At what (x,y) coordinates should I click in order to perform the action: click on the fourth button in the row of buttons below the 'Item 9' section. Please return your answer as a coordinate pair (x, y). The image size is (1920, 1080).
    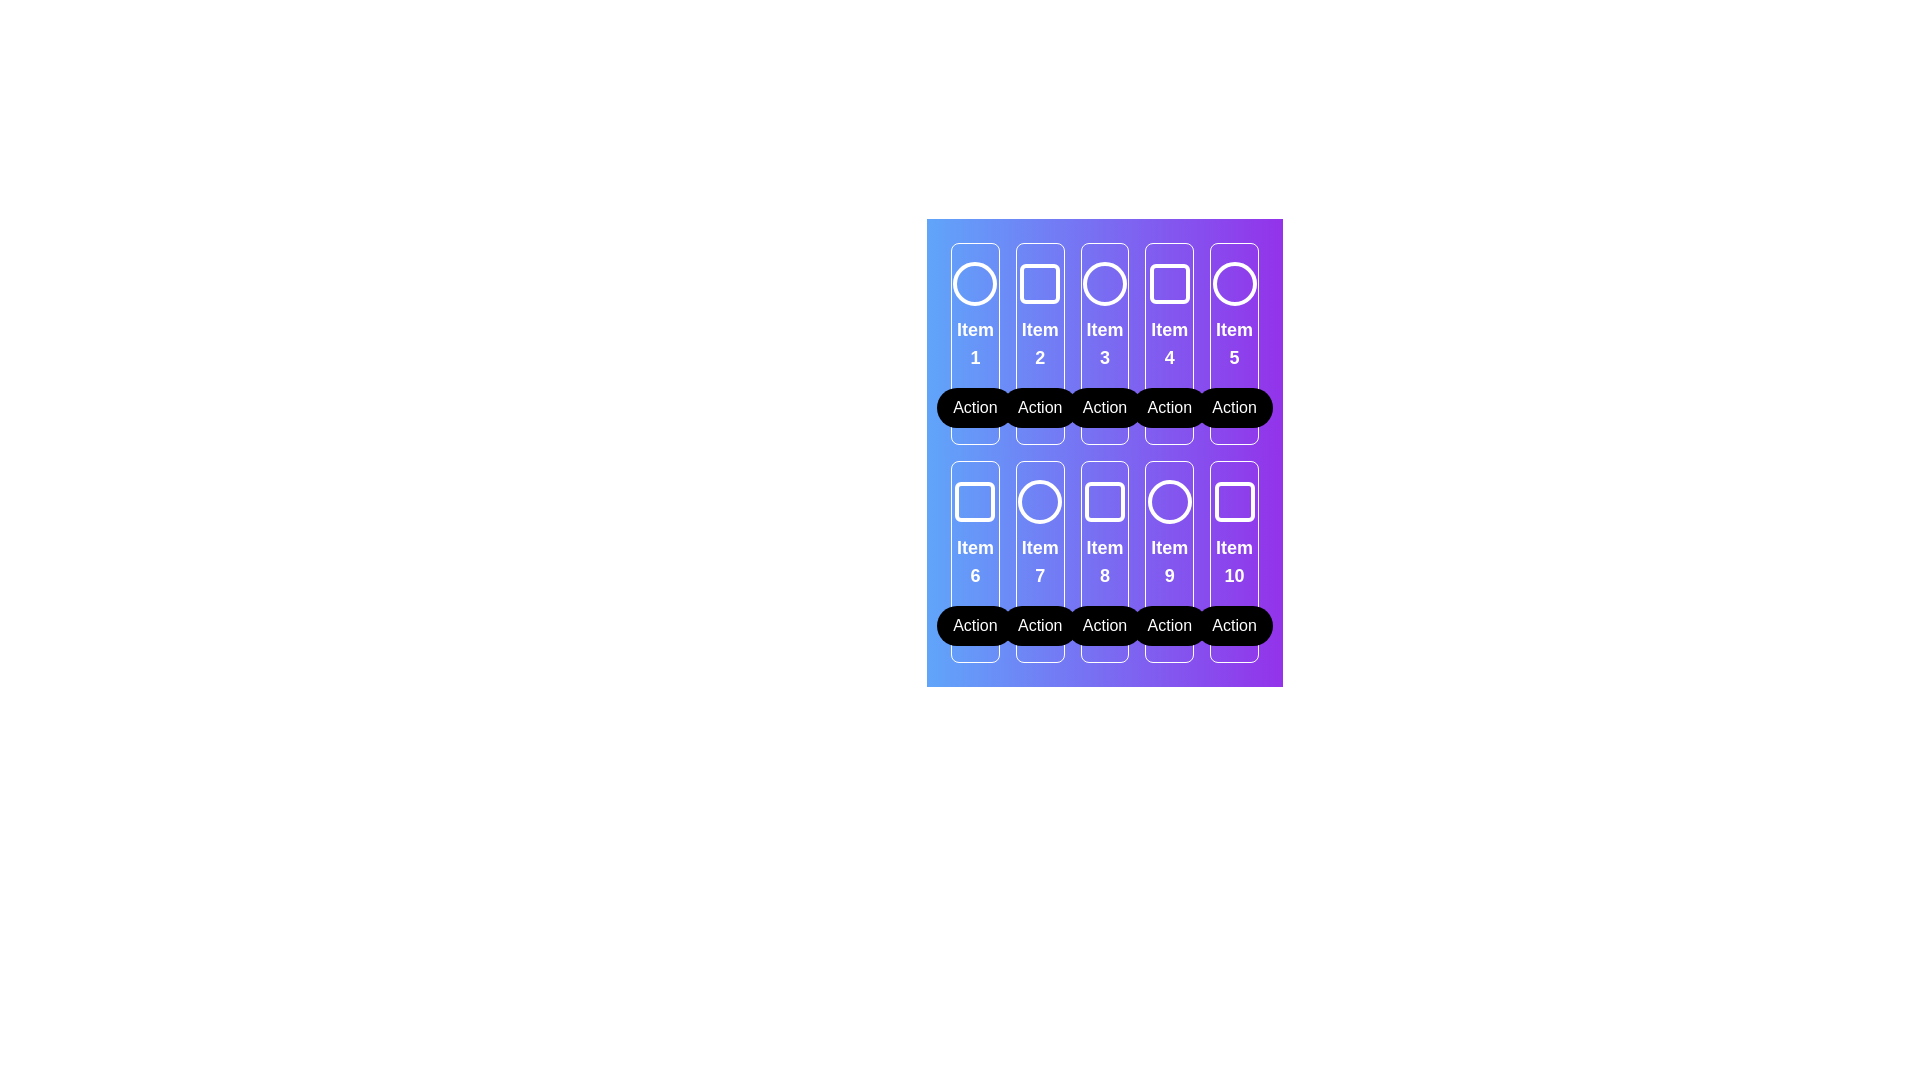
    Looking at the image, I should click on (1169, 624).